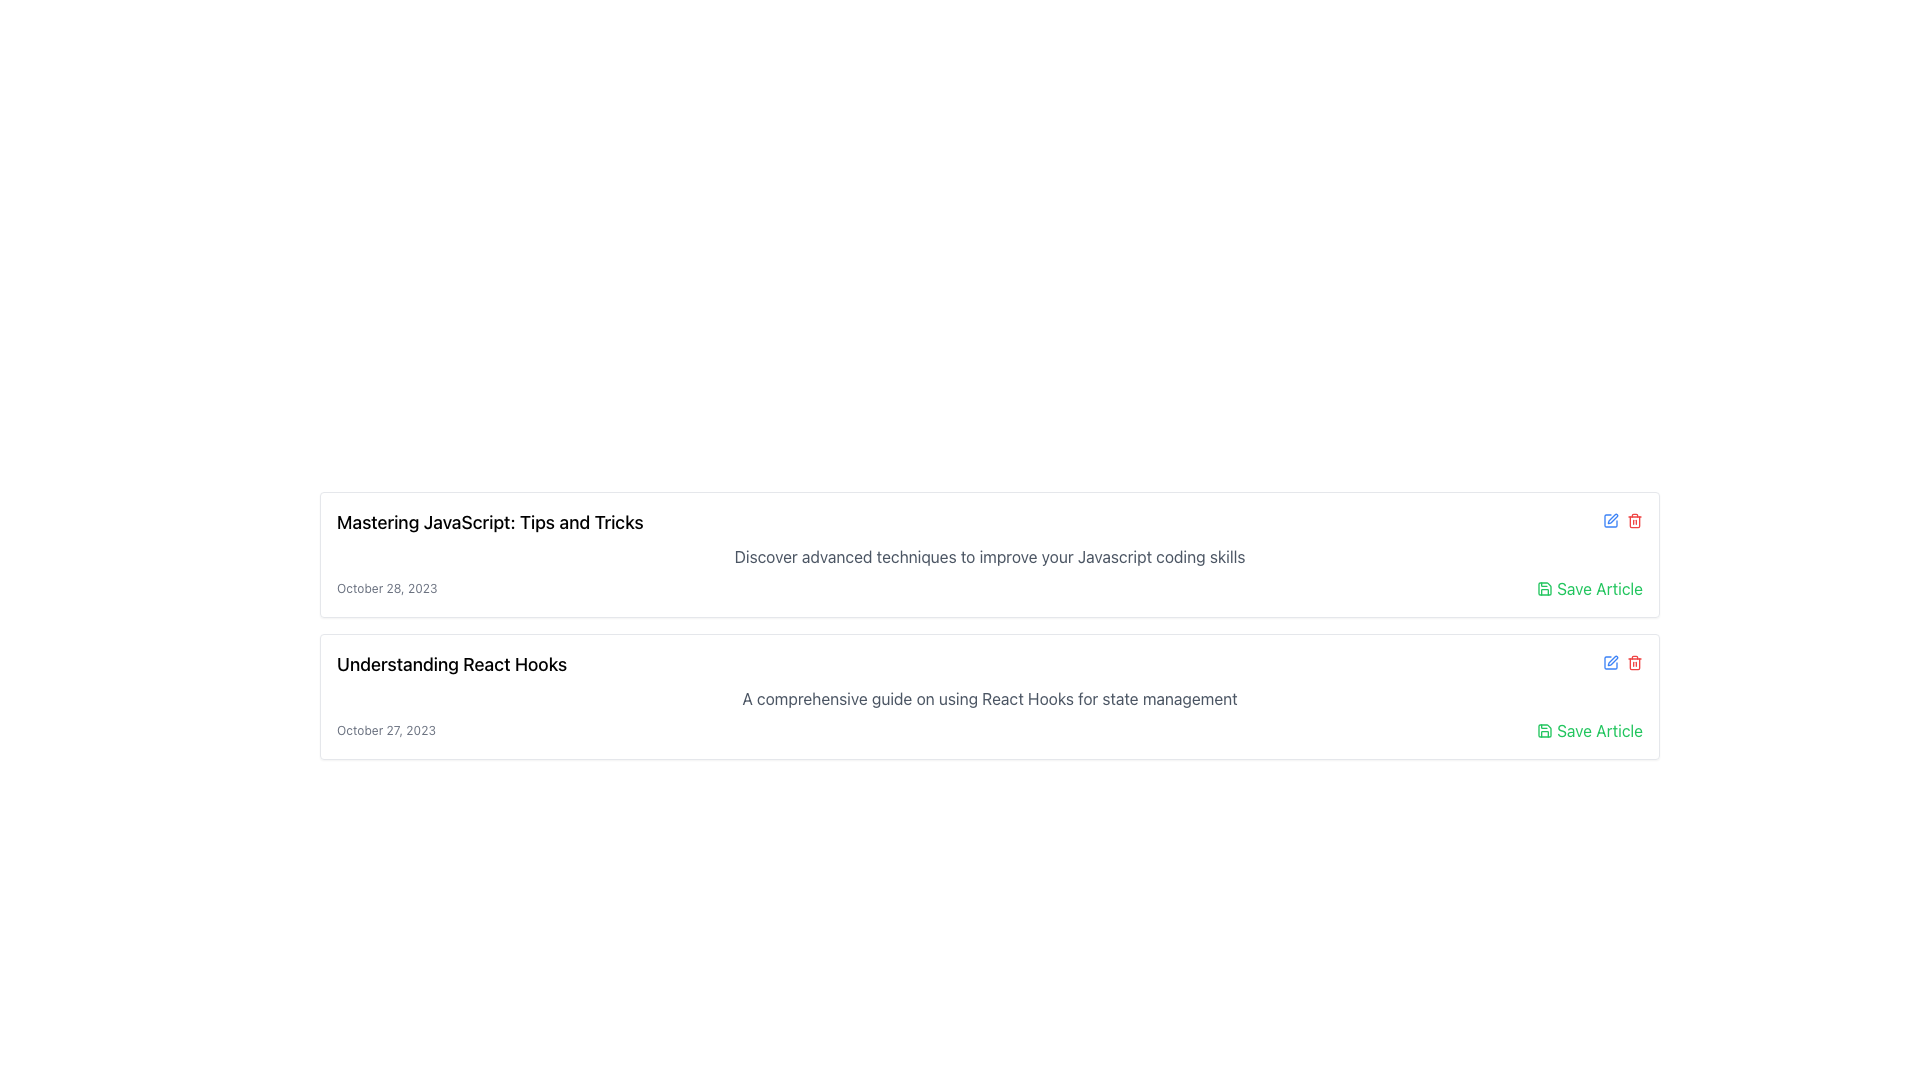 The image size is (1920, 1080). Describe the element at coordinates (1635, 519) in the screenshot. I see `the red trash can icon button located at the end of the row for the article 'Mastering JavaScript: Tips and Tricks'` at that location.